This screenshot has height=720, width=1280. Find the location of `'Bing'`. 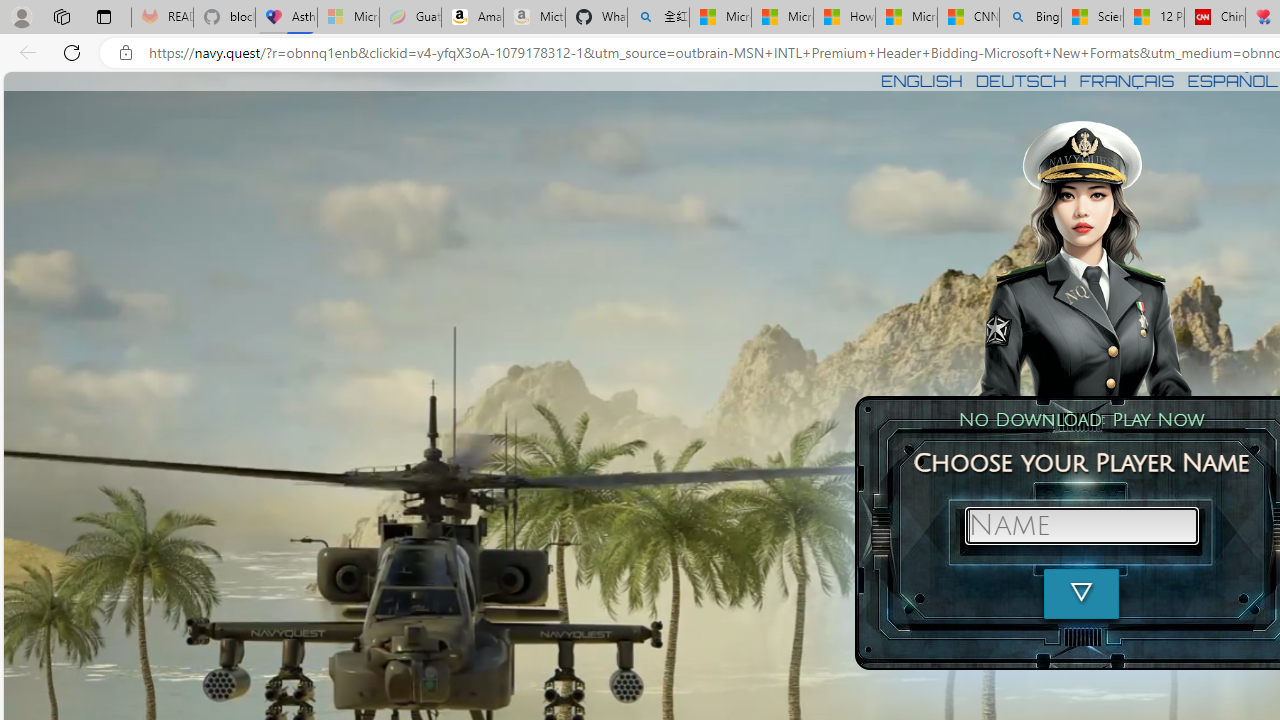

'Bing' is located at coordinates (1030, 17).